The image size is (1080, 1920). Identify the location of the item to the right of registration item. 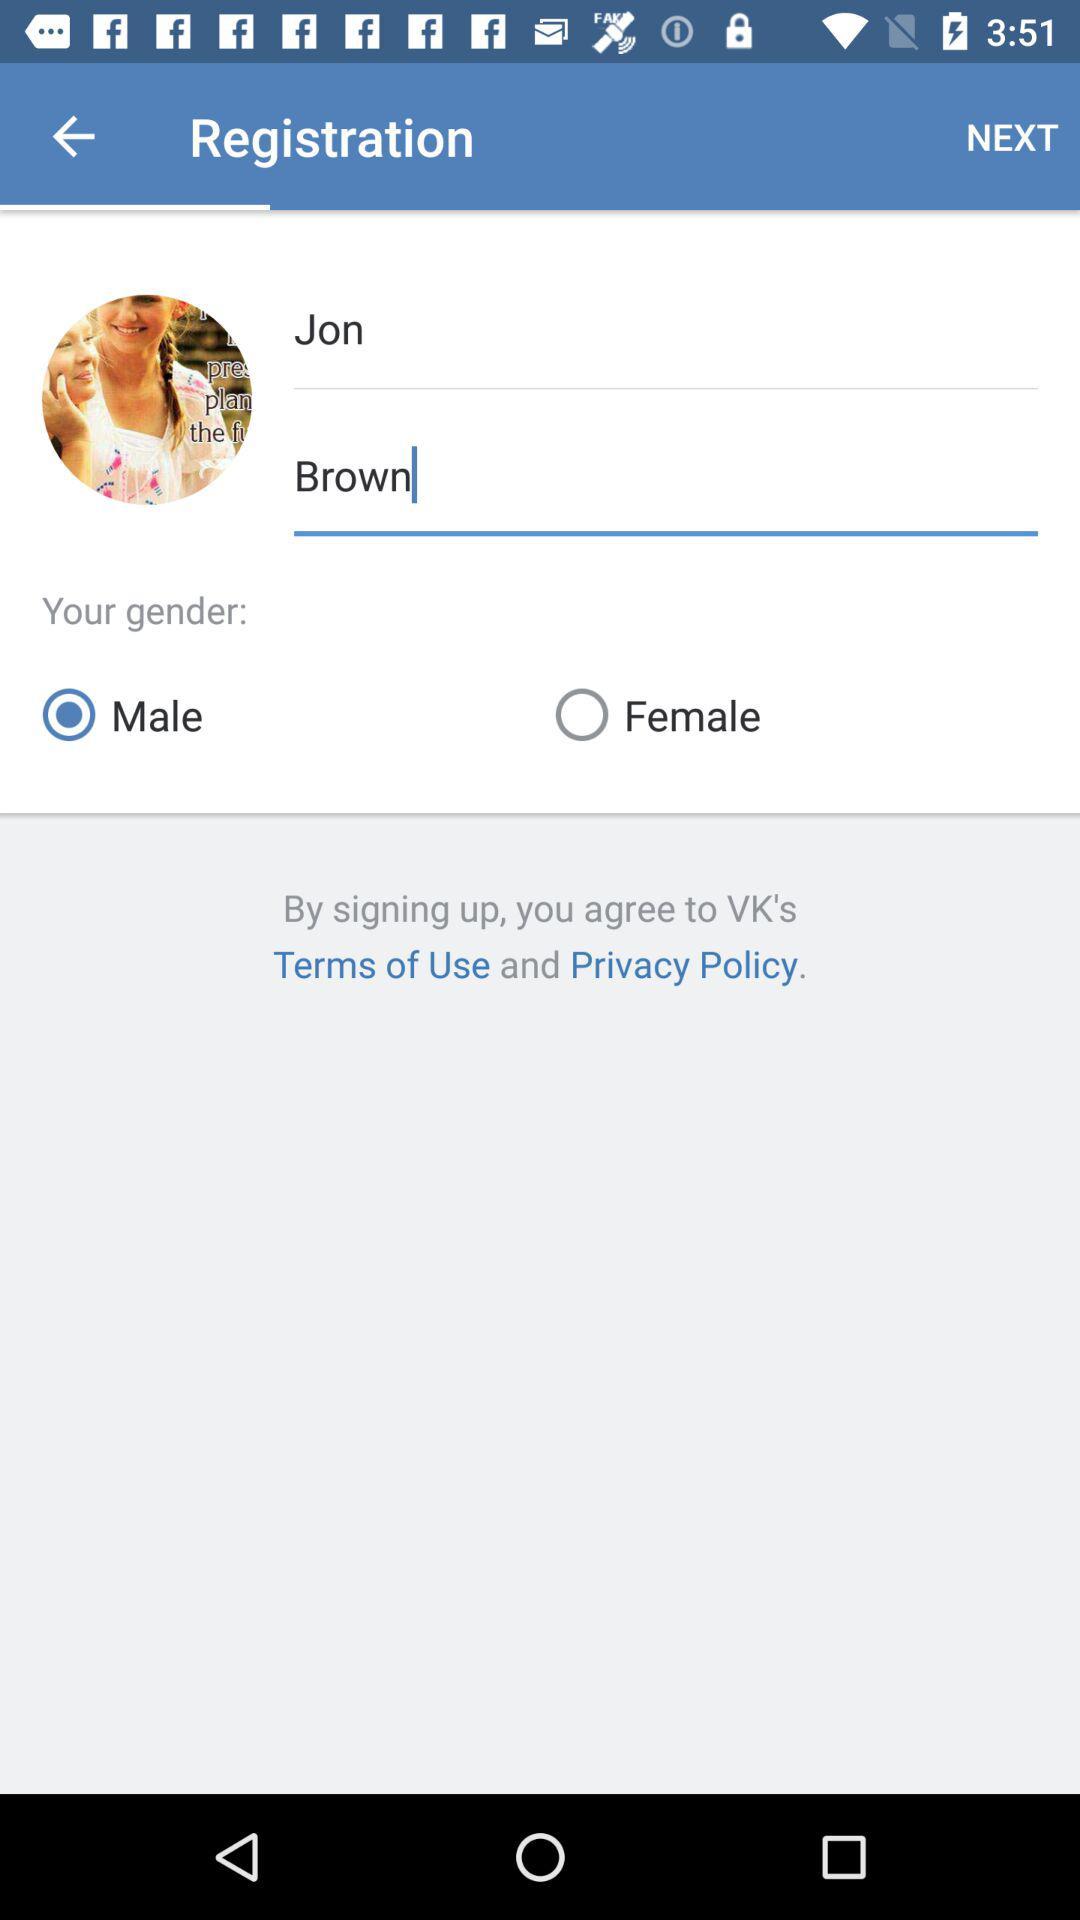
(1012, 135).